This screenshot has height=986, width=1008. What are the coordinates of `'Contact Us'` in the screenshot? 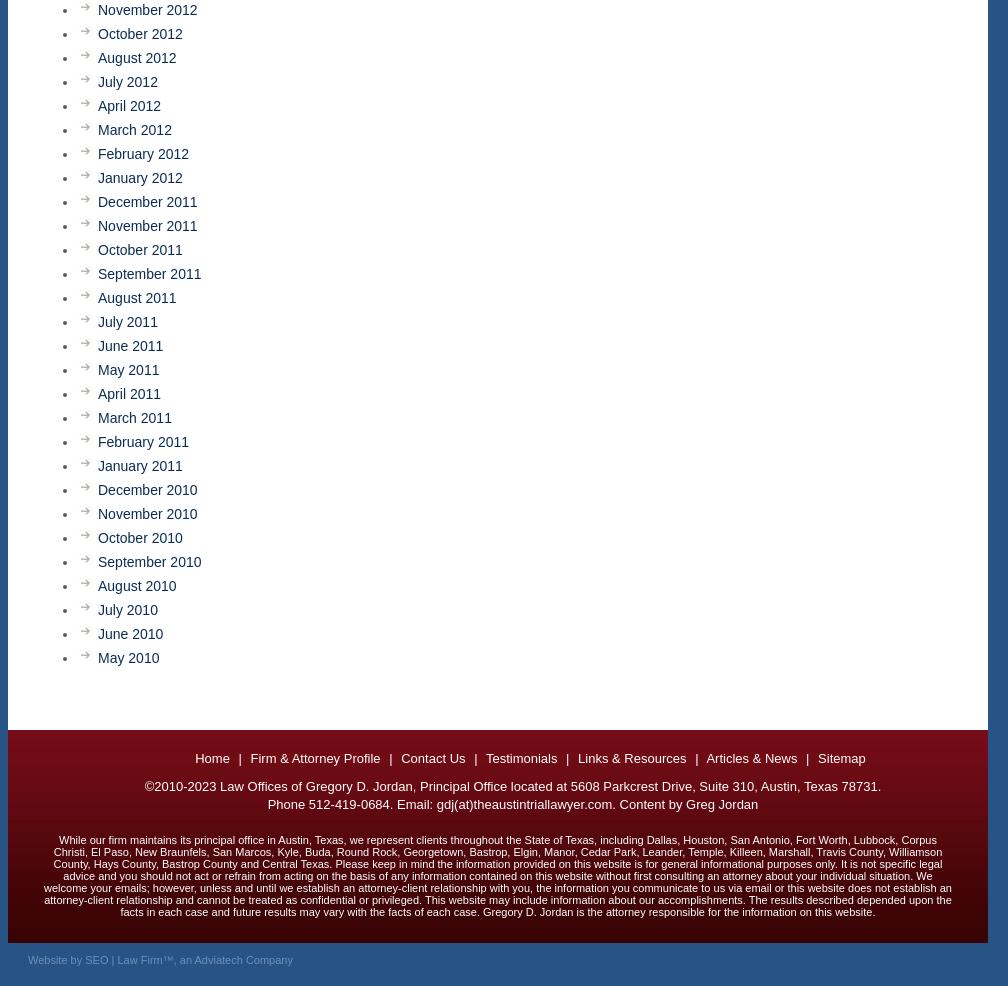 It's located at (433, 758).